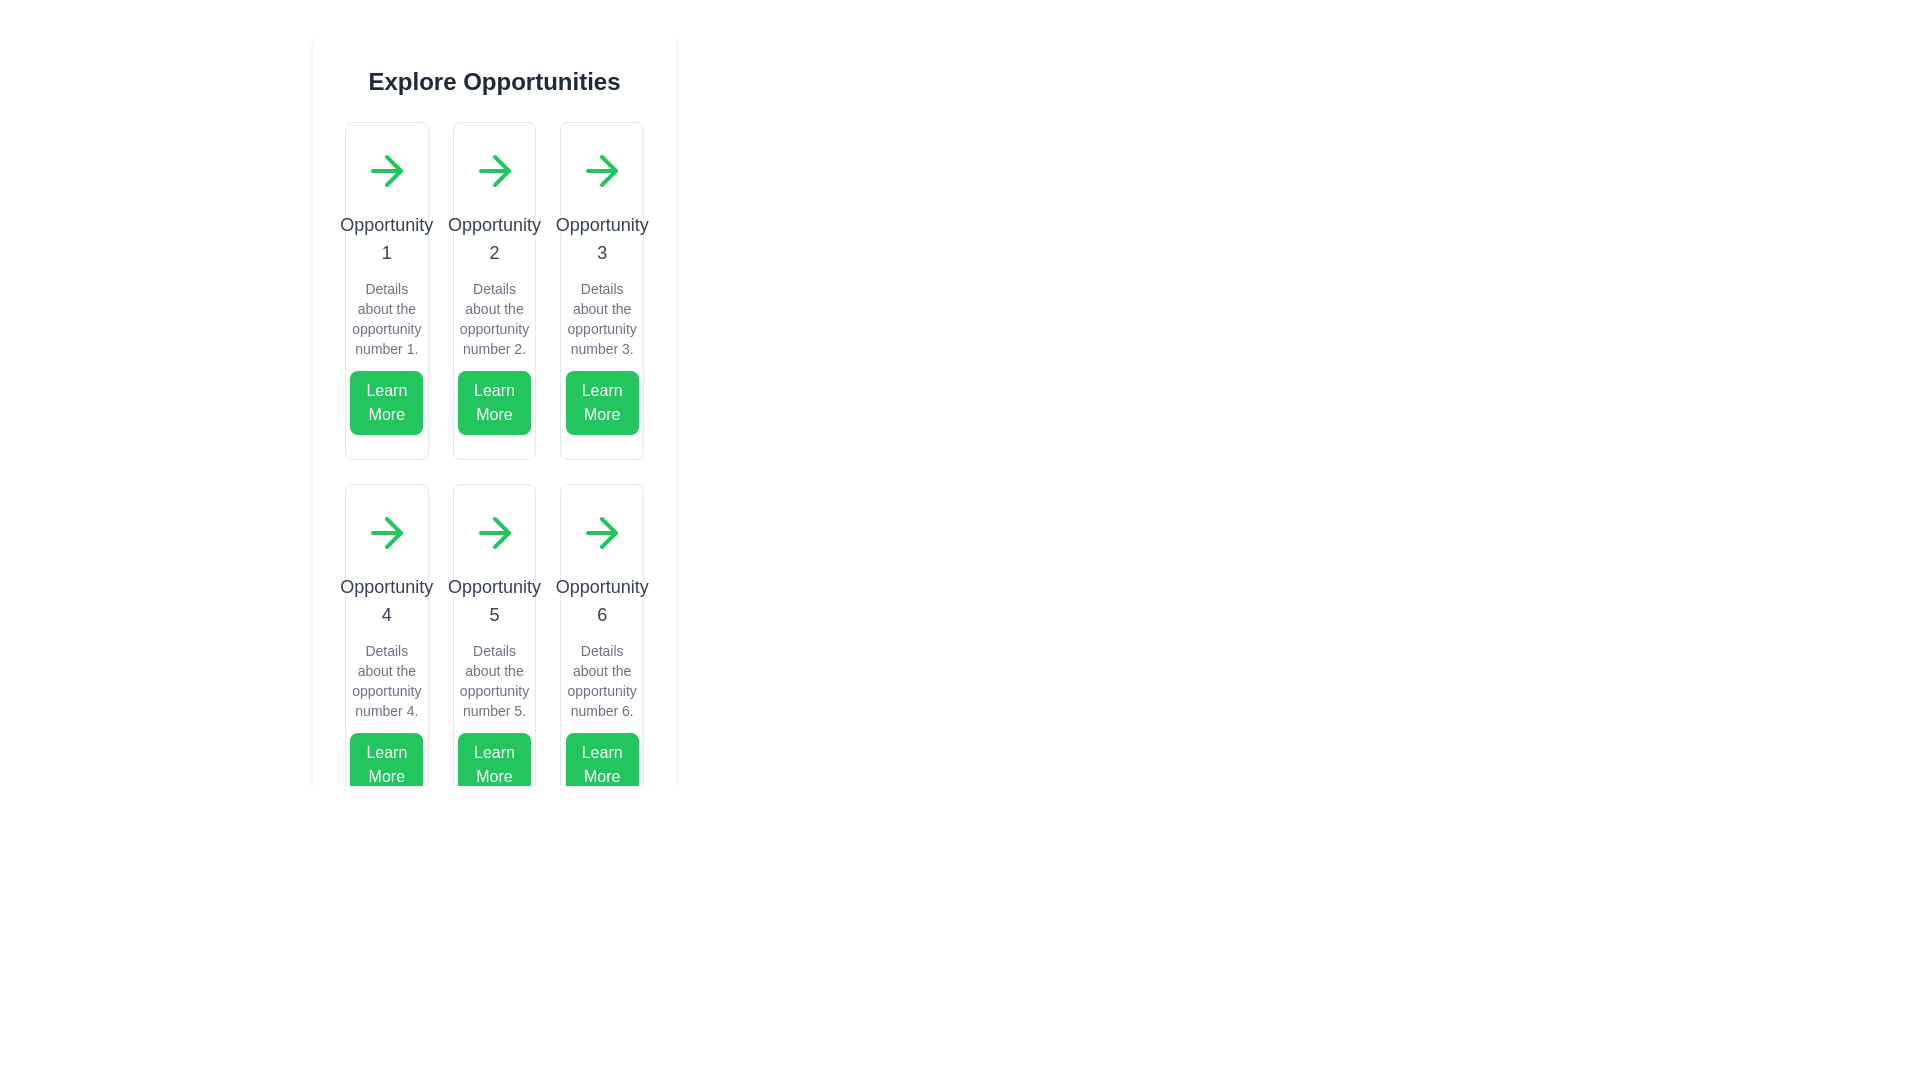 This screenshot has width=1920, height=1080. I want to click on the text label displaying 'Opportunity 3', which is styled with medium font size and dark gray color, located in the third column of the first row under 'Explore Opportunities', so click(601, 238).